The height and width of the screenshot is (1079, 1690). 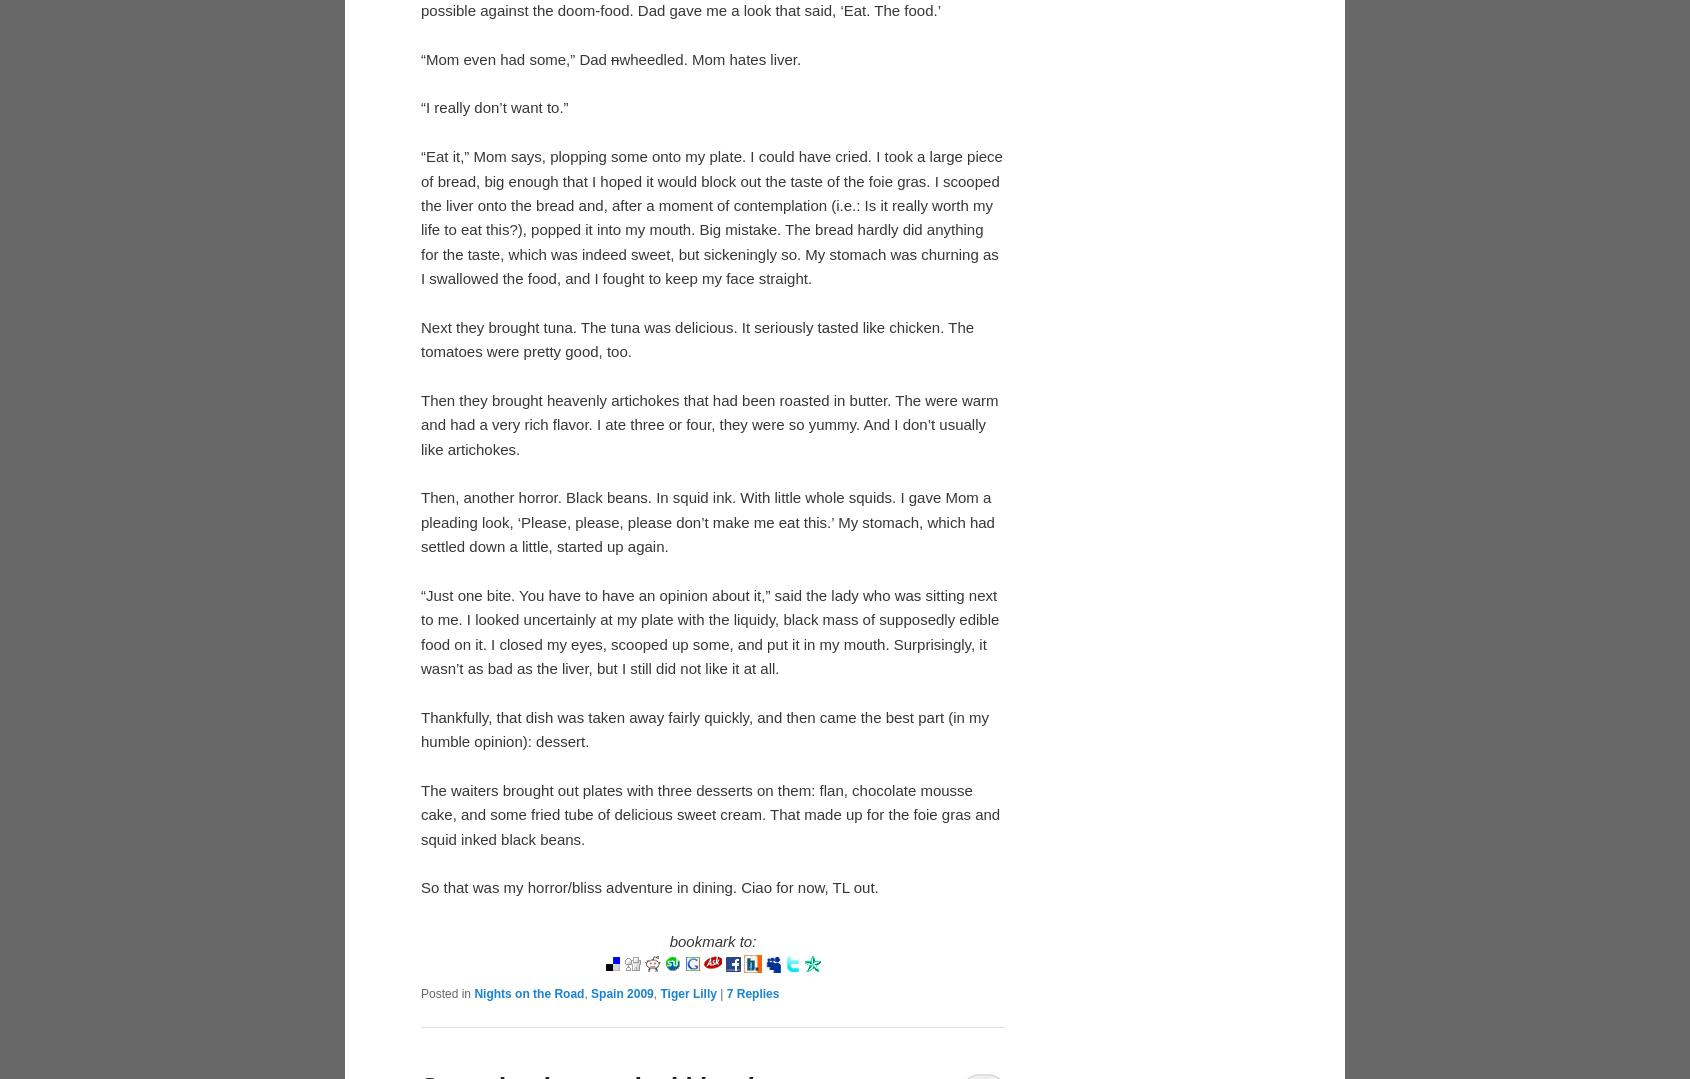 I want to click on 'Spain 2009', so click(x=589, y=992).